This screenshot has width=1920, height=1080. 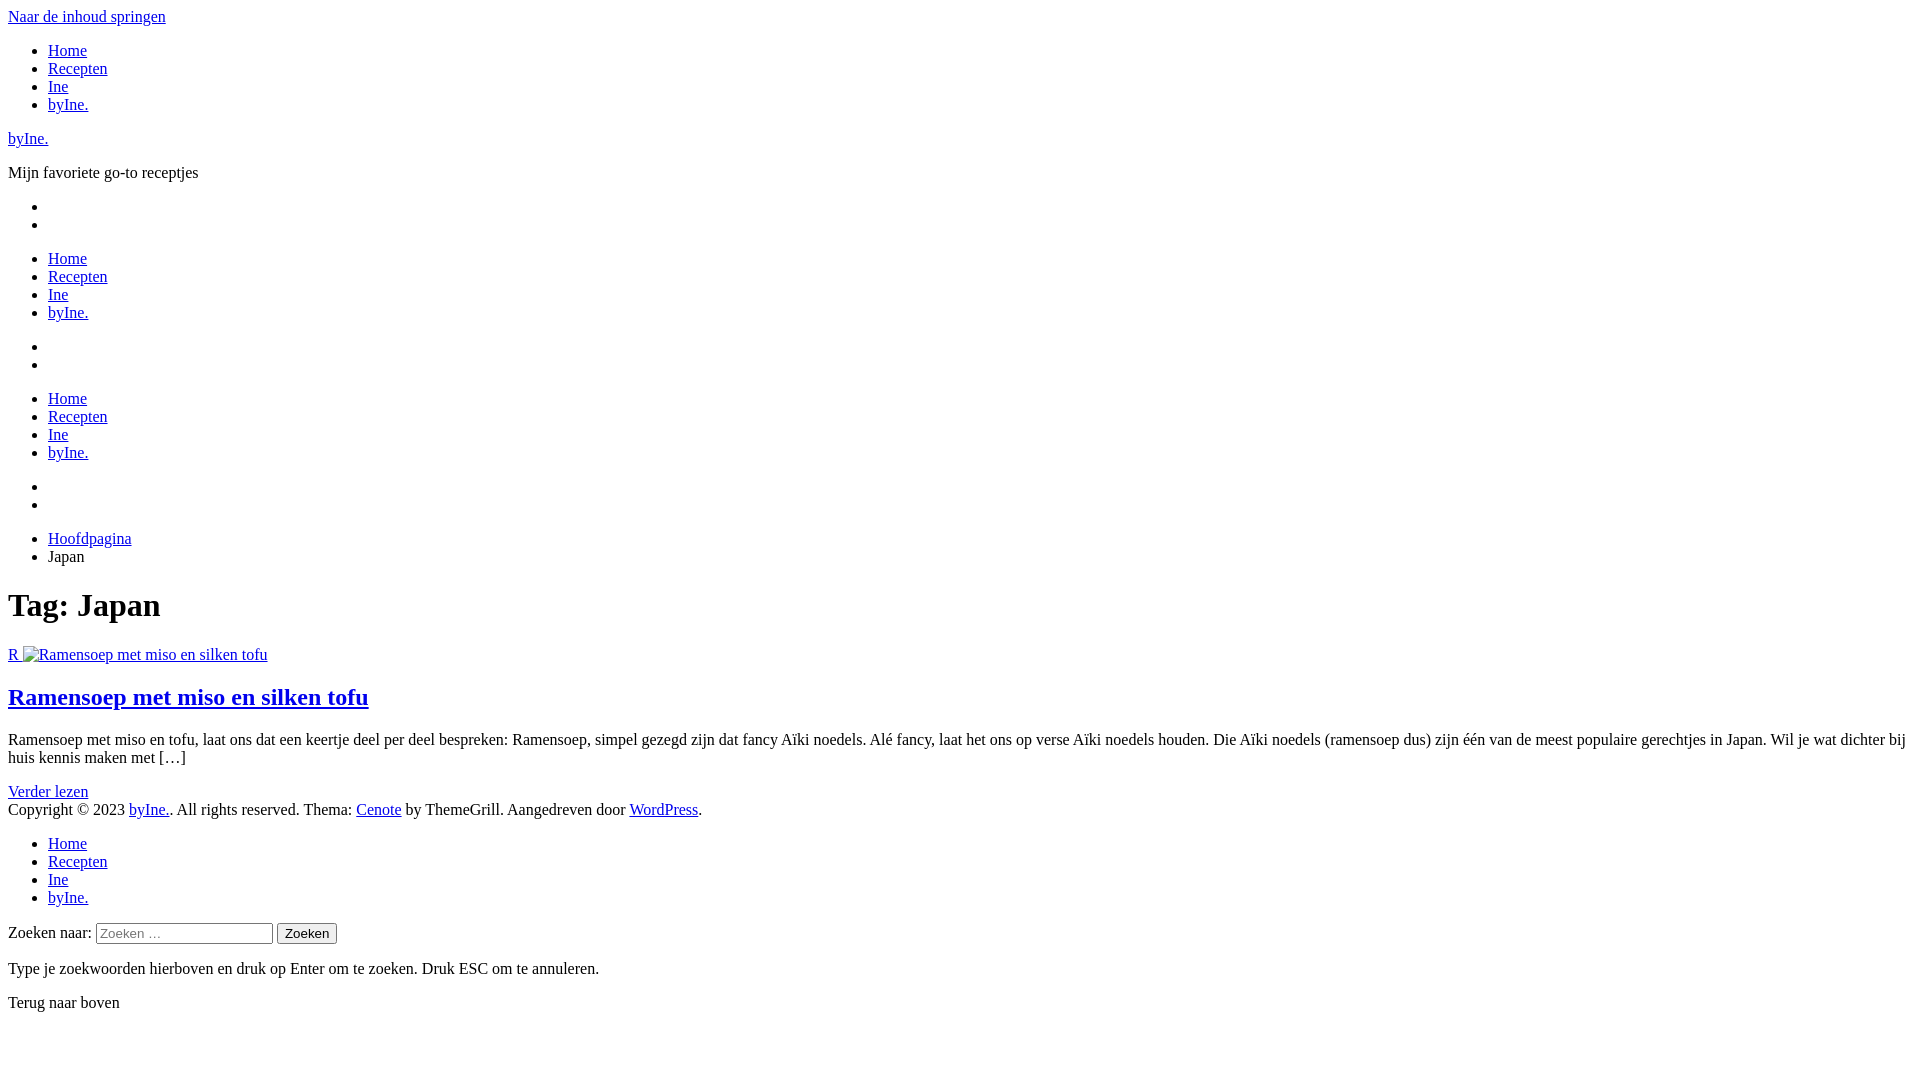 What do you see at coordinates (355, 808) in the screenshot?
I see `'Cenote'` at bounding box center [355, 808].